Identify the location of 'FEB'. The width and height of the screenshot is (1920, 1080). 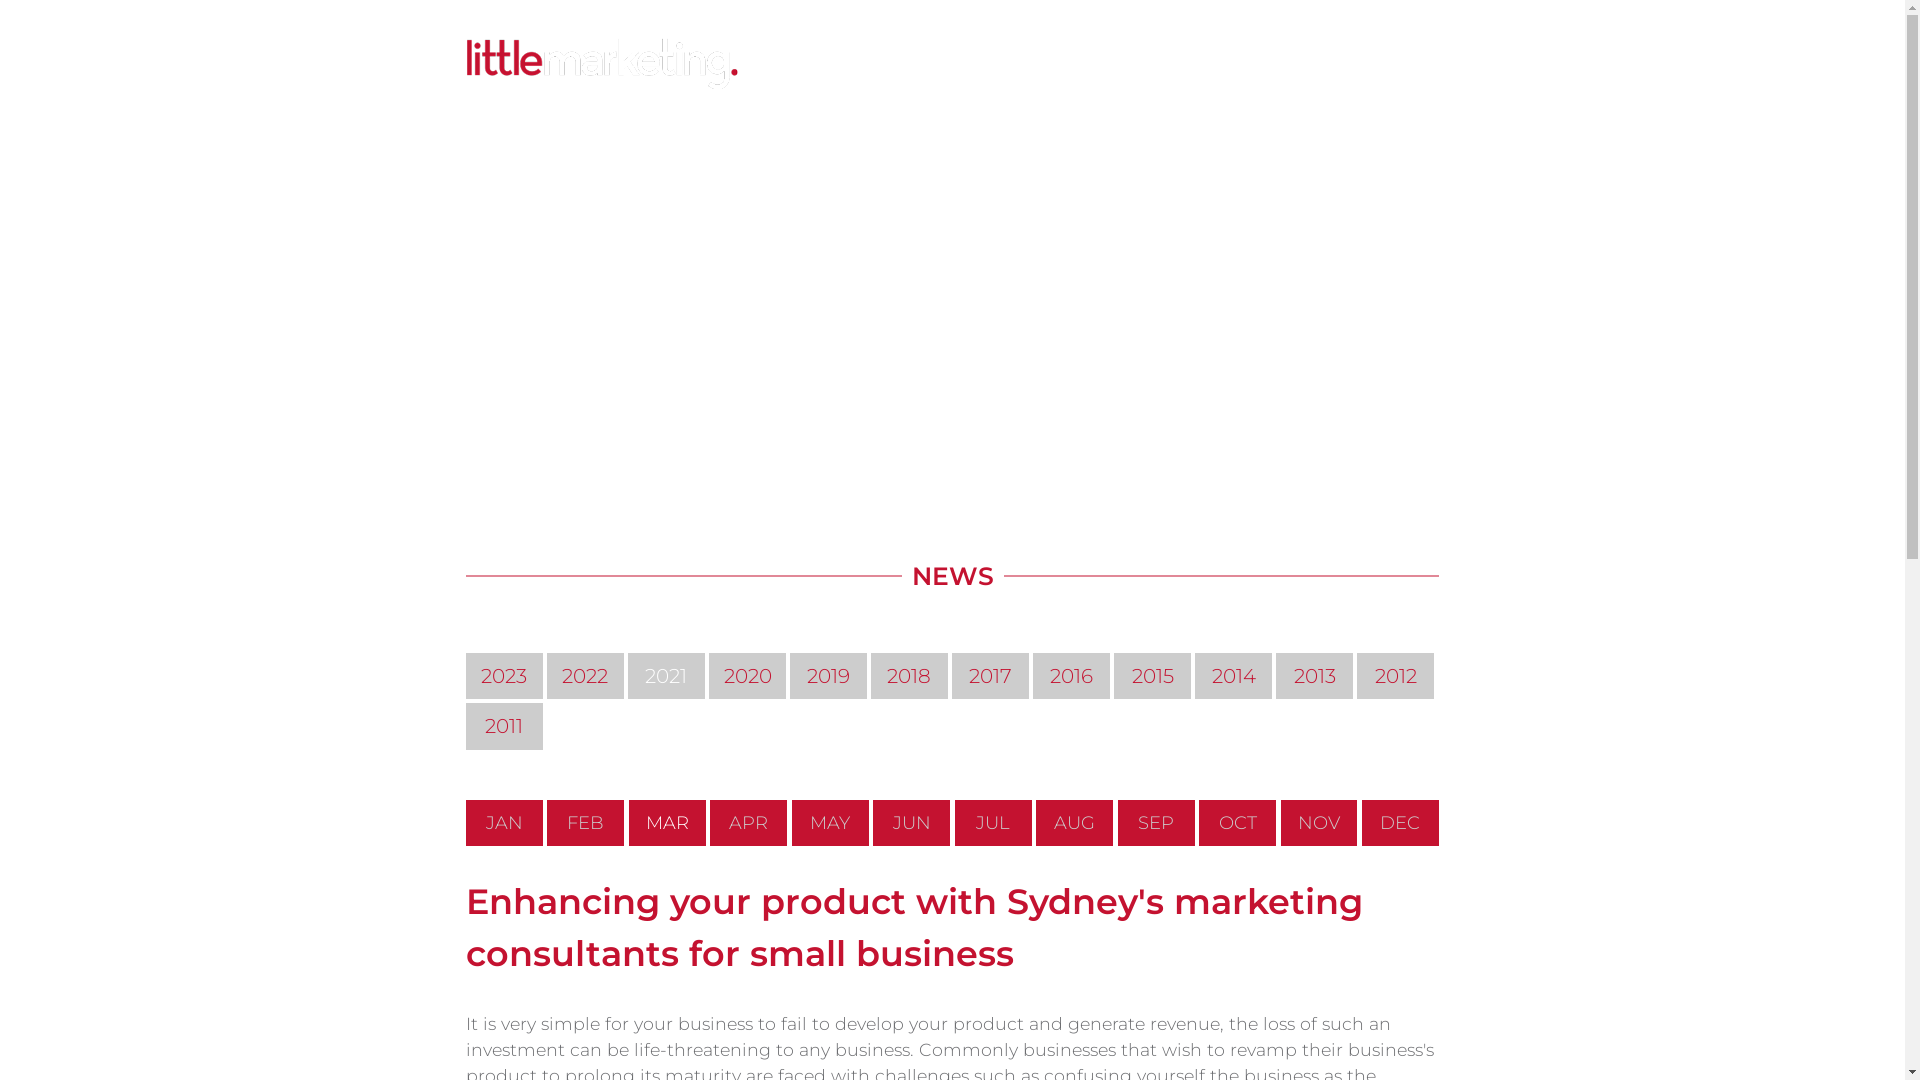
(584, 822).